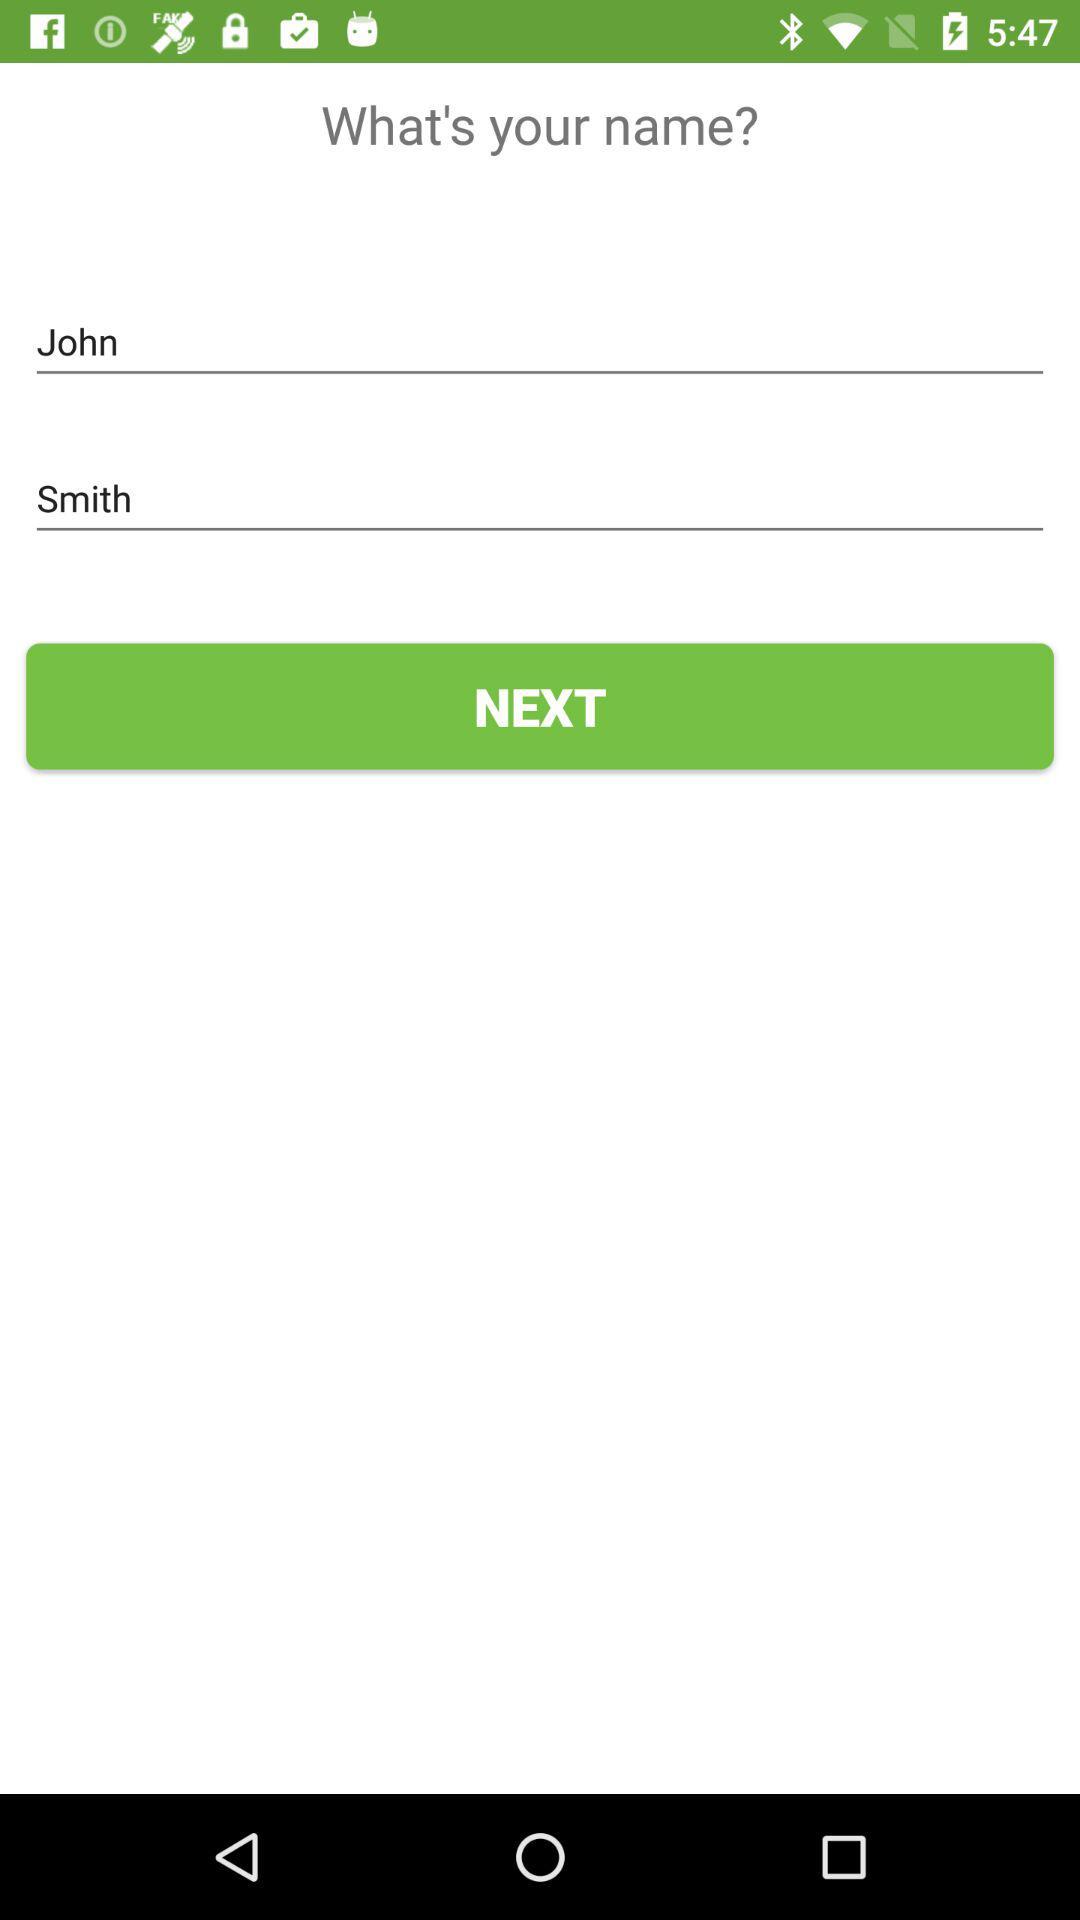 The height and width of the screenshot is (1920, 1080). I want to click on icon below what s your, so click(540, 342).